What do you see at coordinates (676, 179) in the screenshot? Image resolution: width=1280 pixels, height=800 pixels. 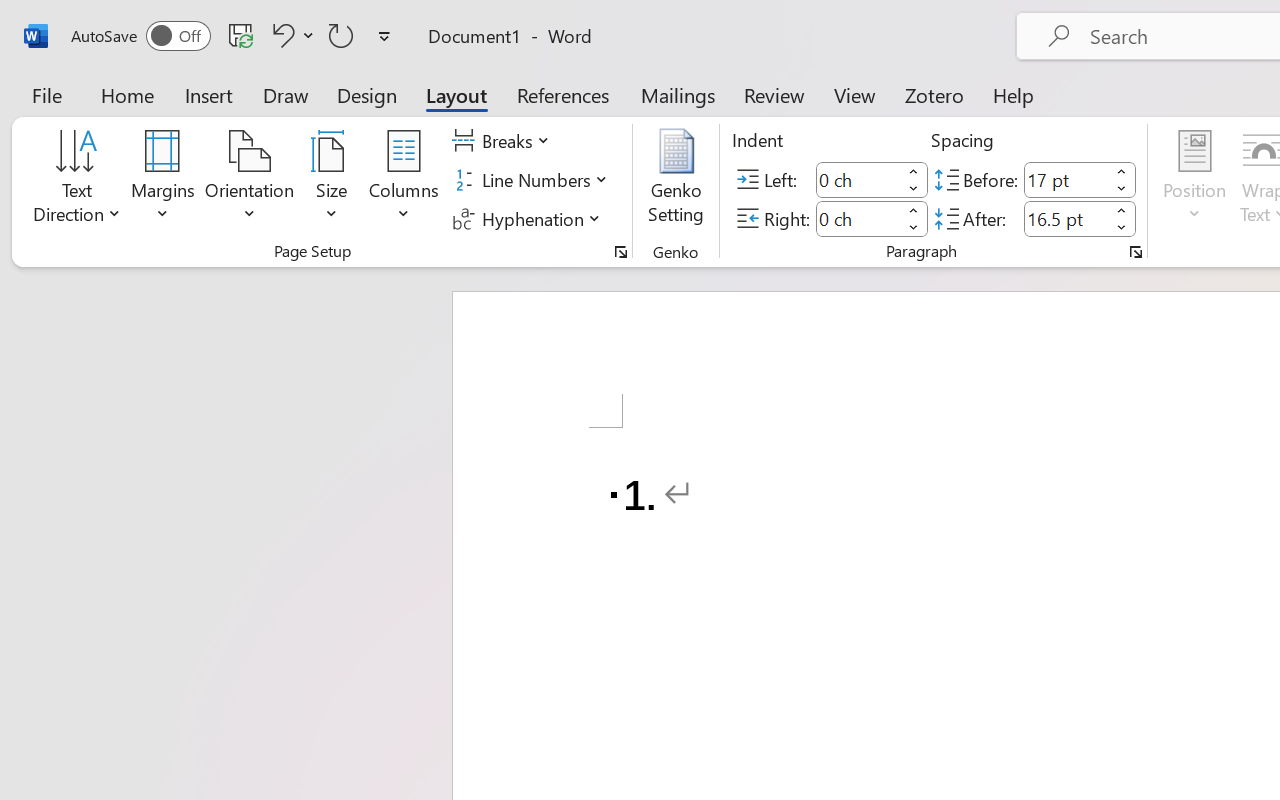 I see `'Genko Setting...'` at bounding box center [676, 179].